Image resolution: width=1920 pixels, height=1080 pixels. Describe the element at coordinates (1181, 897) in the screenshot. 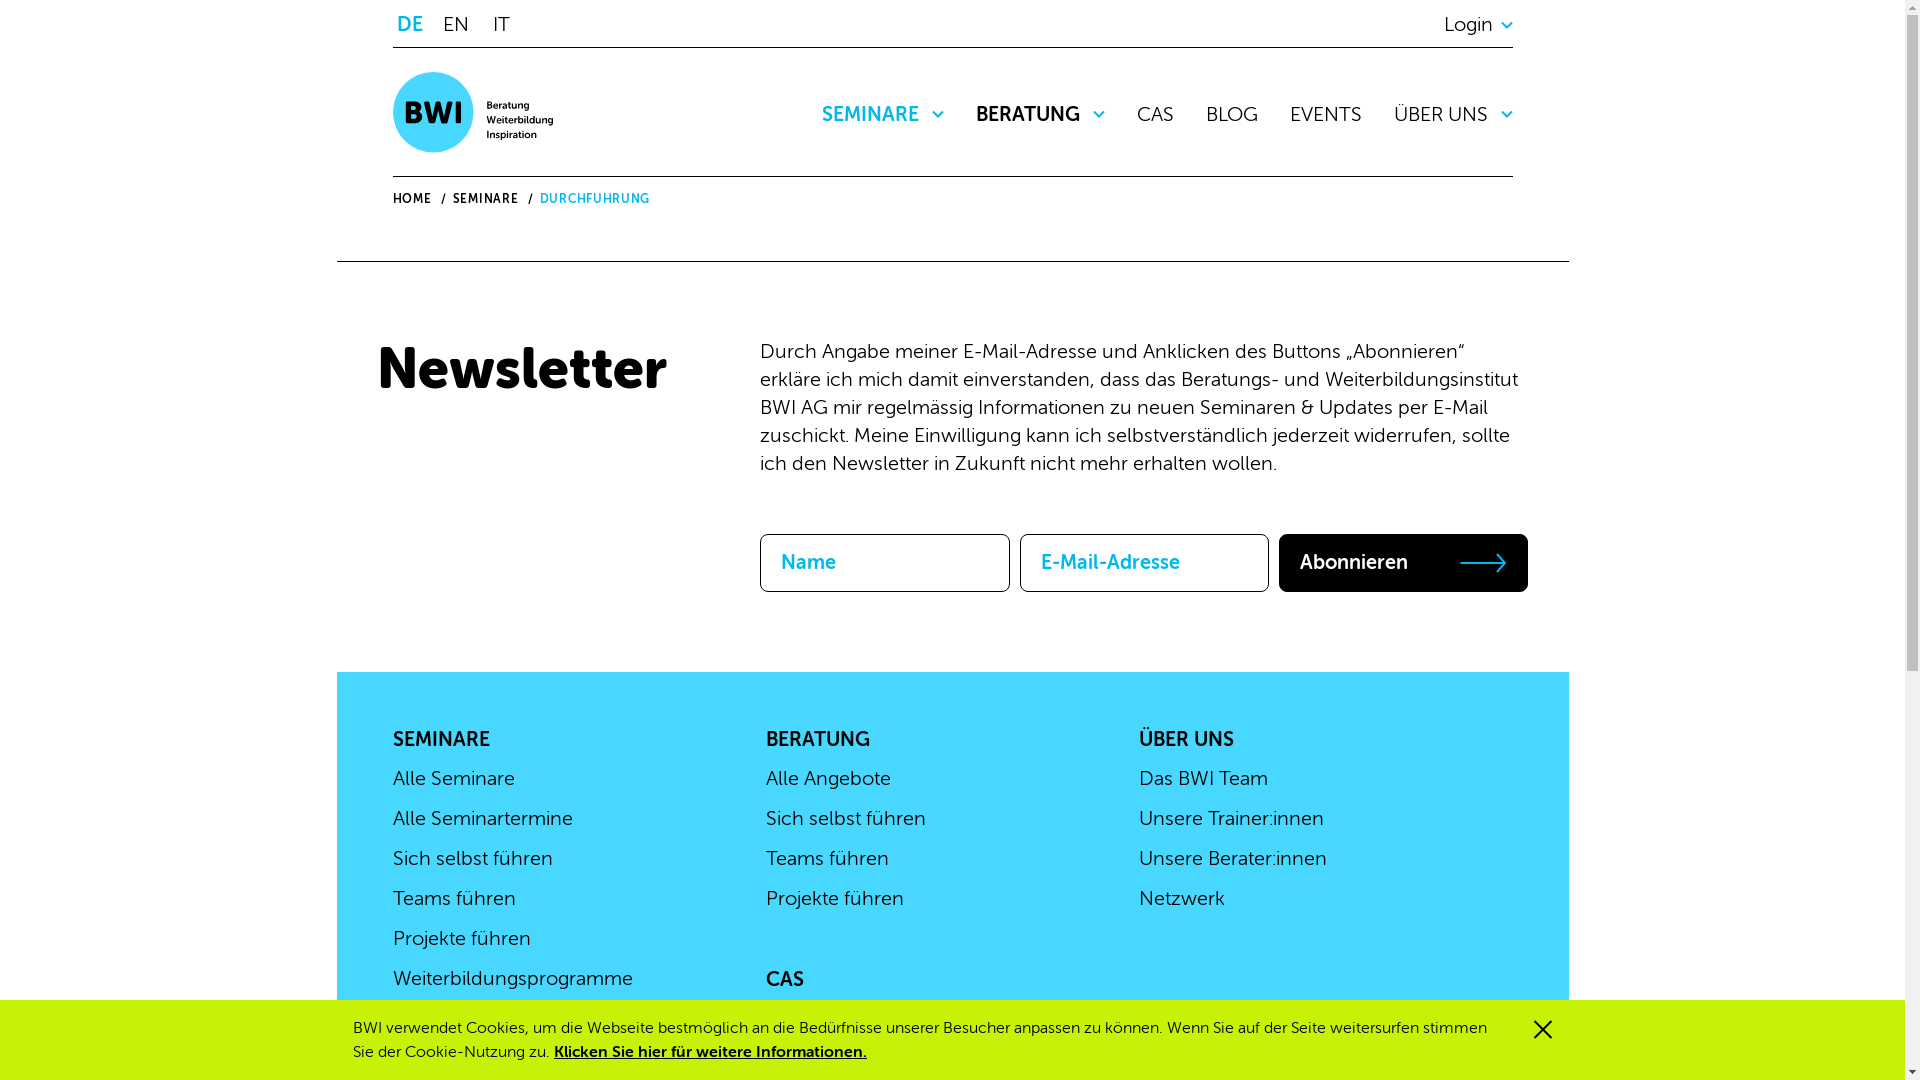

I see `'Netzwerk'` at that location.